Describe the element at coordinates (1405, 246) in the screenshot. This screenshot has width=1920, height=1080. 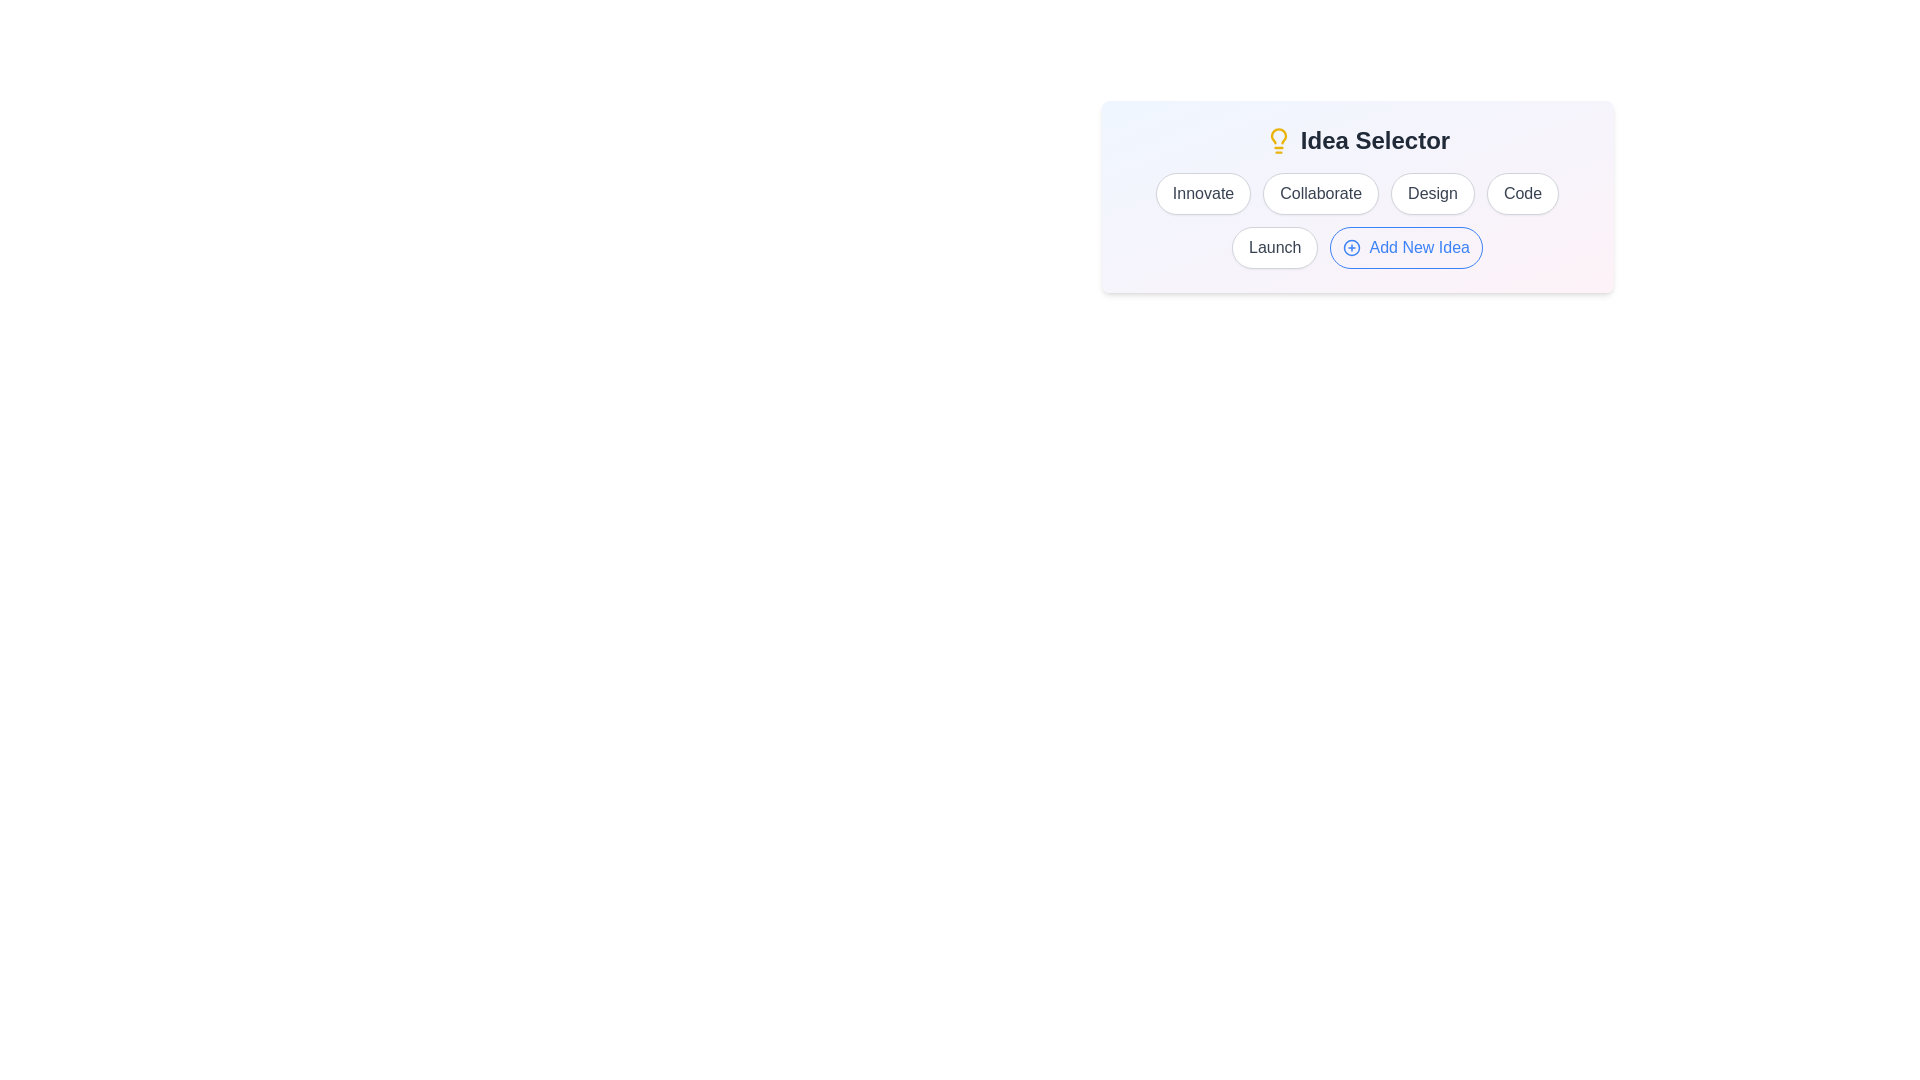
I see `the Add New Idea button to observe its hover effect` at that location.